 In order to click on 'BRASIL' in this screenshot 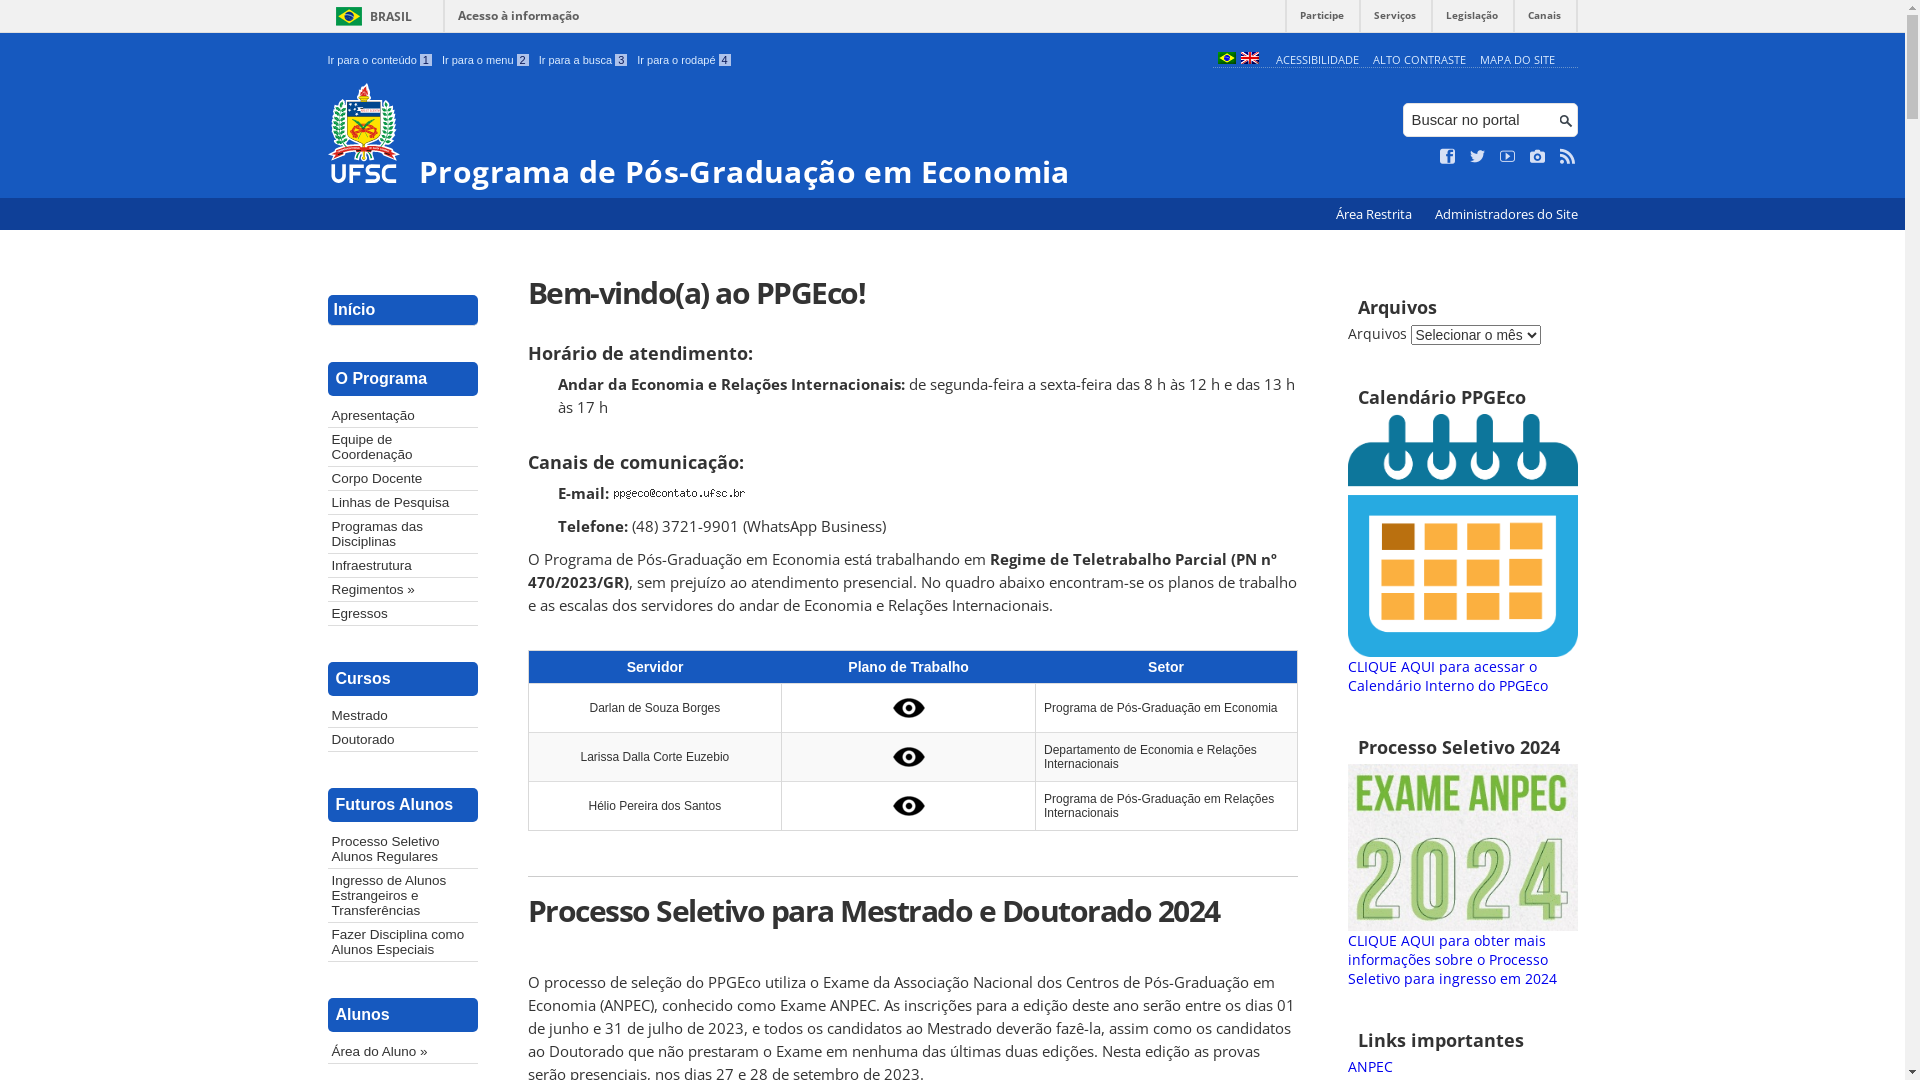, I will do `click(370, 16)`.